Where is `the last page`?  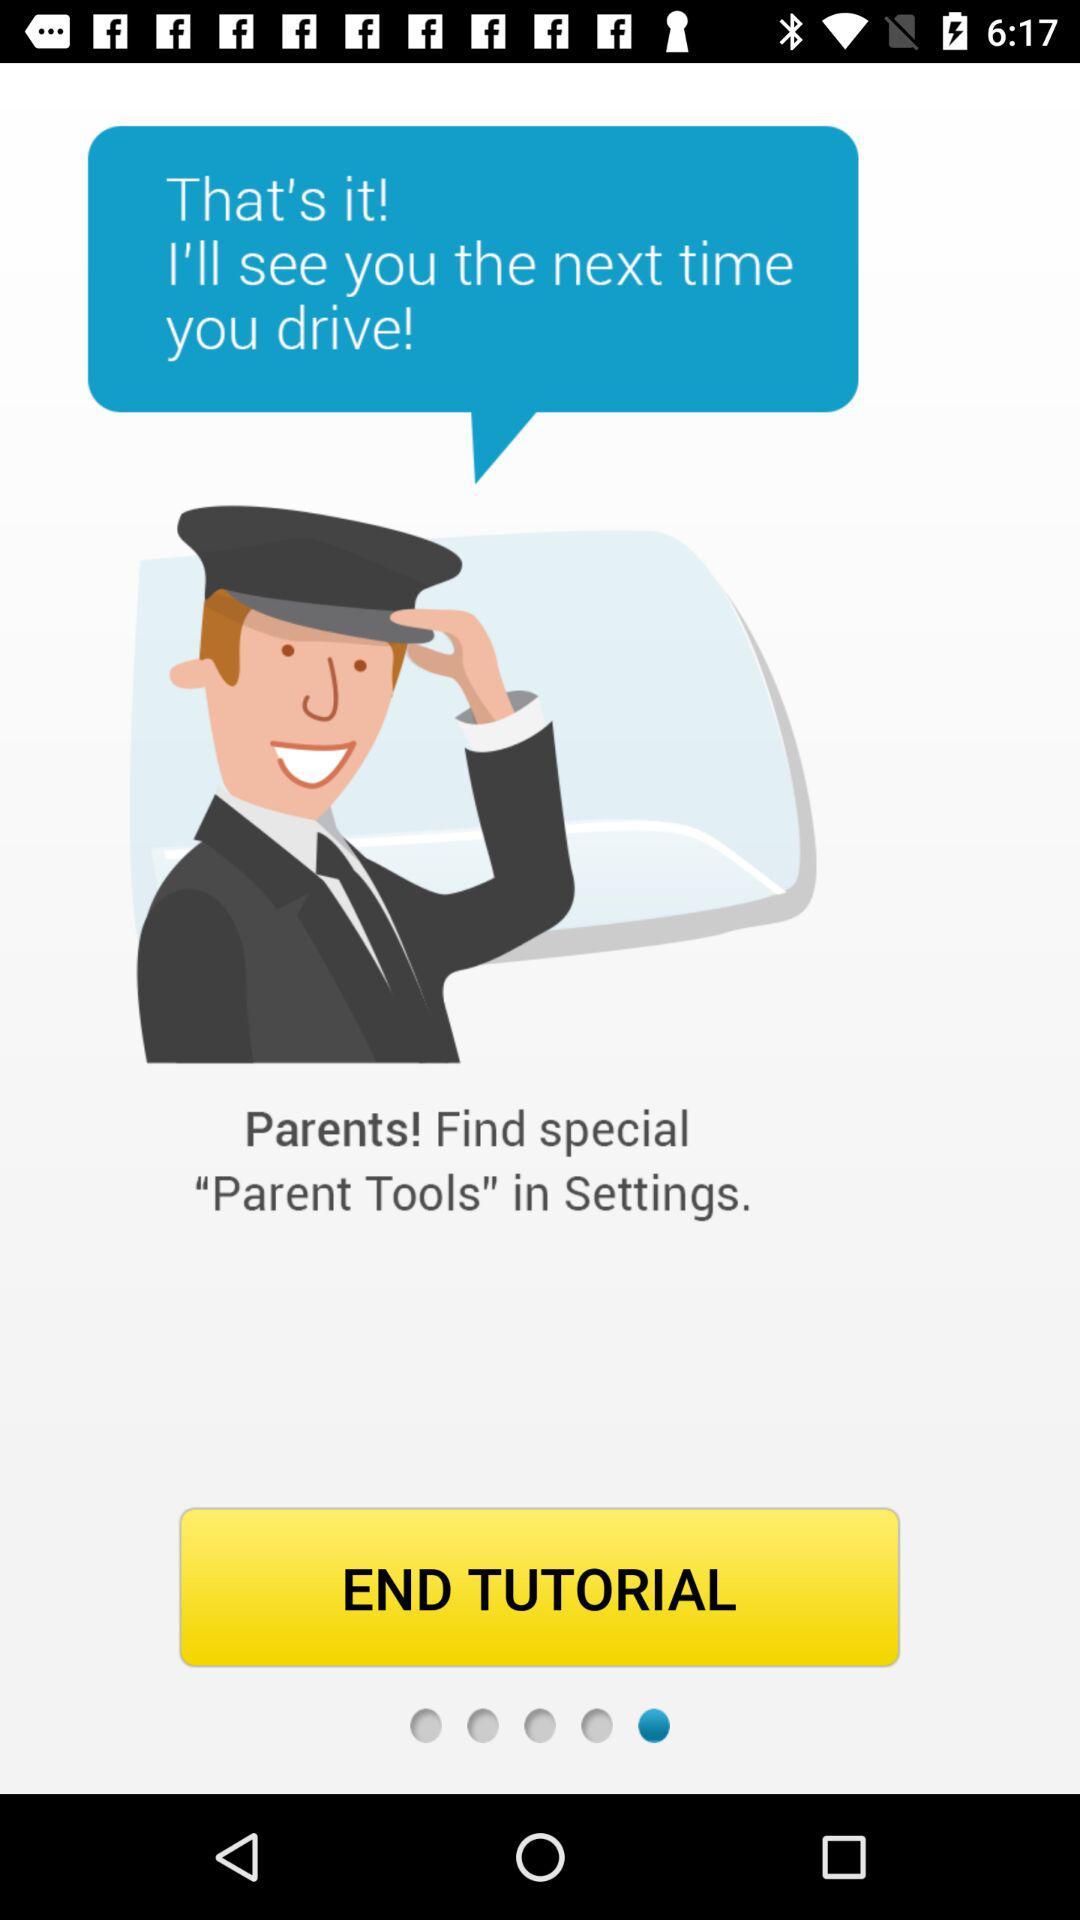
the last page is located at coordinates (654, 1724).